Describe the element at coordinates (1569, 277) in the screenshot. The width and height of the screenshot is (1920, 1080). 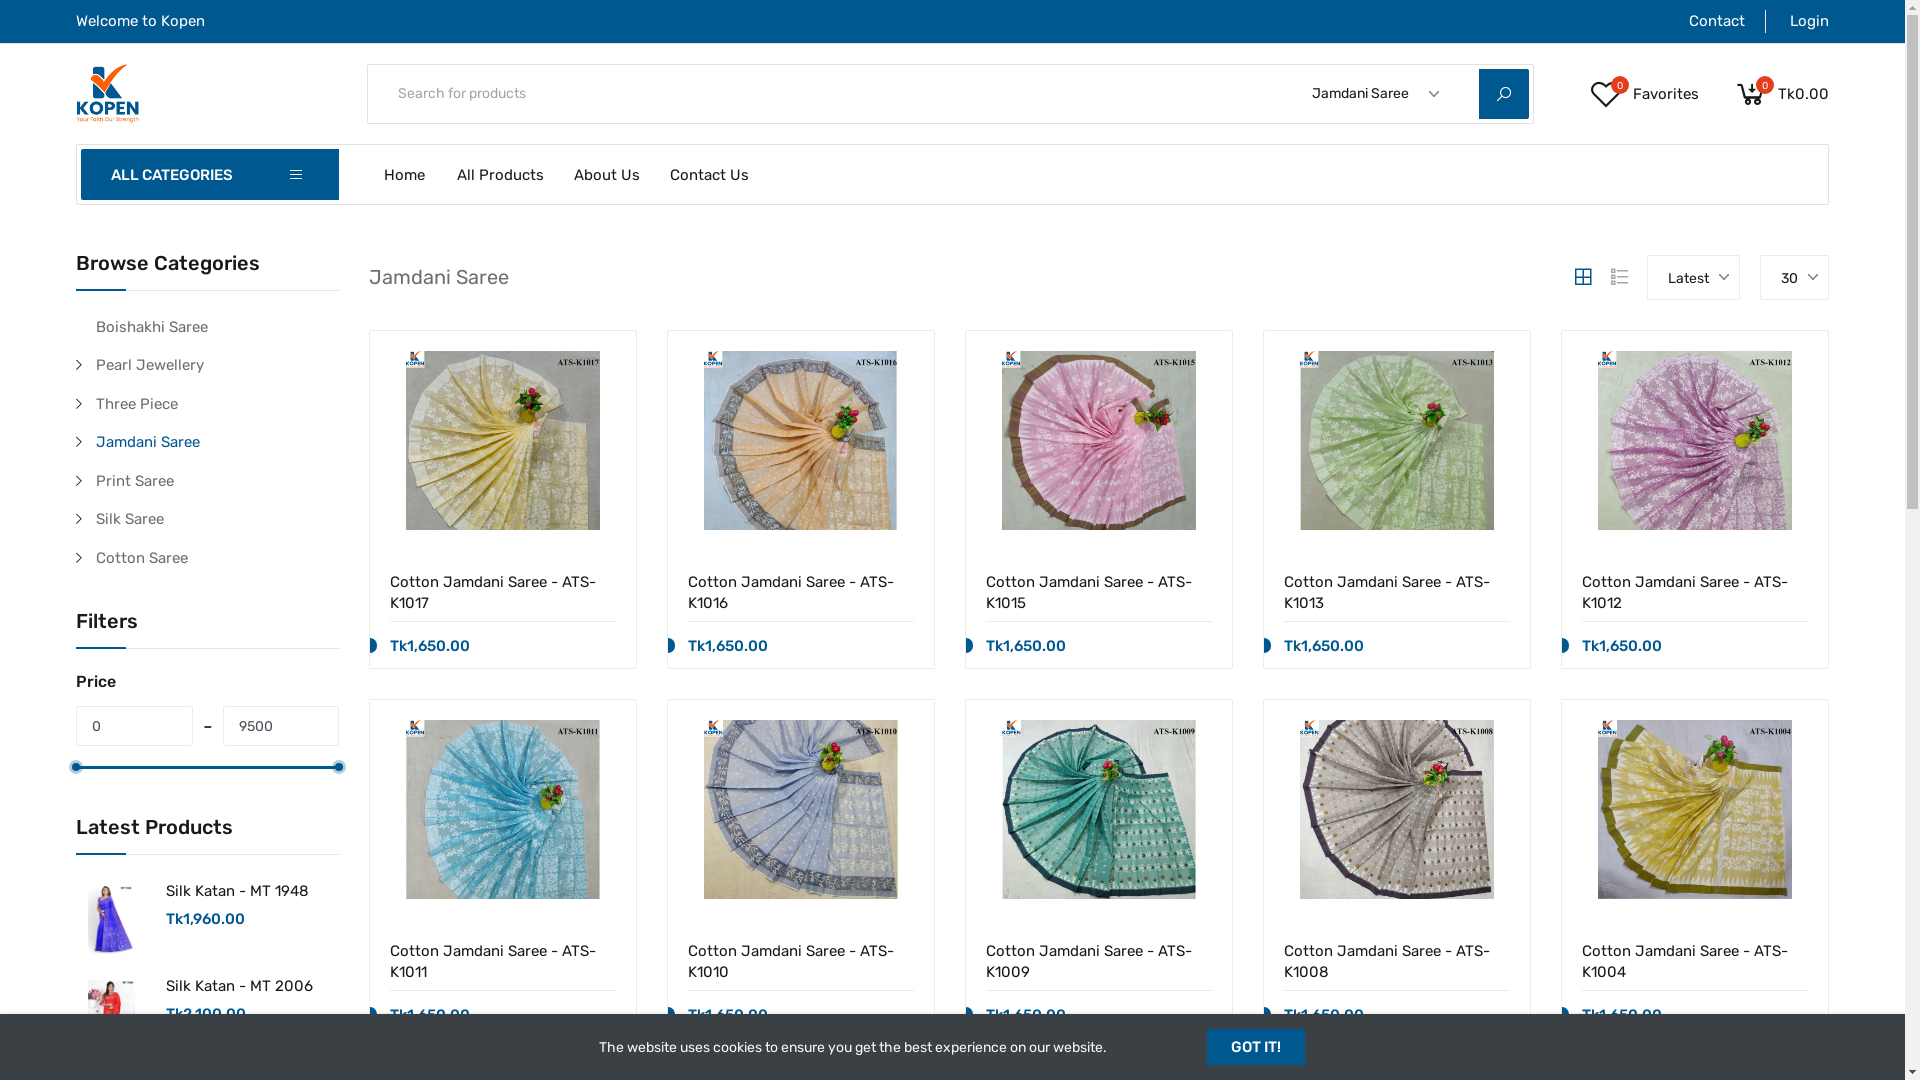
I see `'Grid View'` at that location.